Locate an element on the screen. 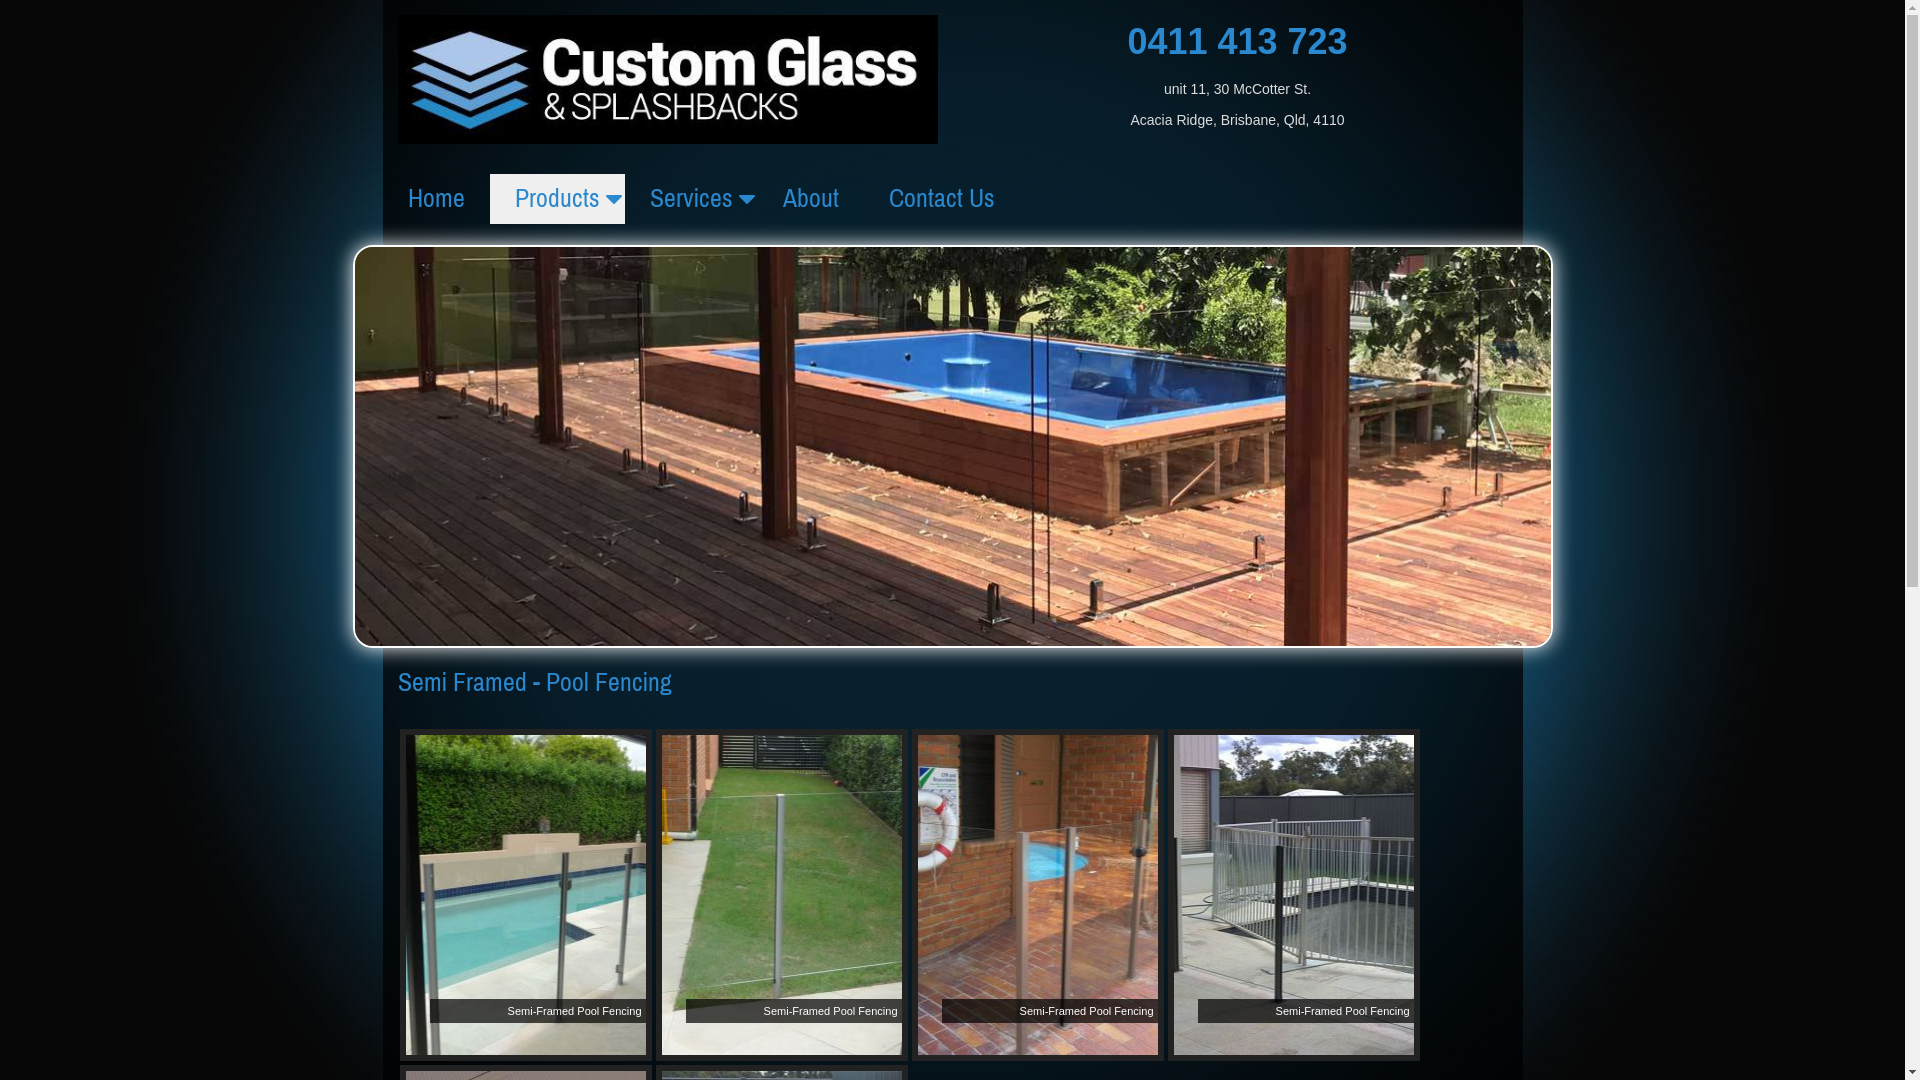  'Semi-Framed Pool Fencing' is located at coordinates (526, 893).